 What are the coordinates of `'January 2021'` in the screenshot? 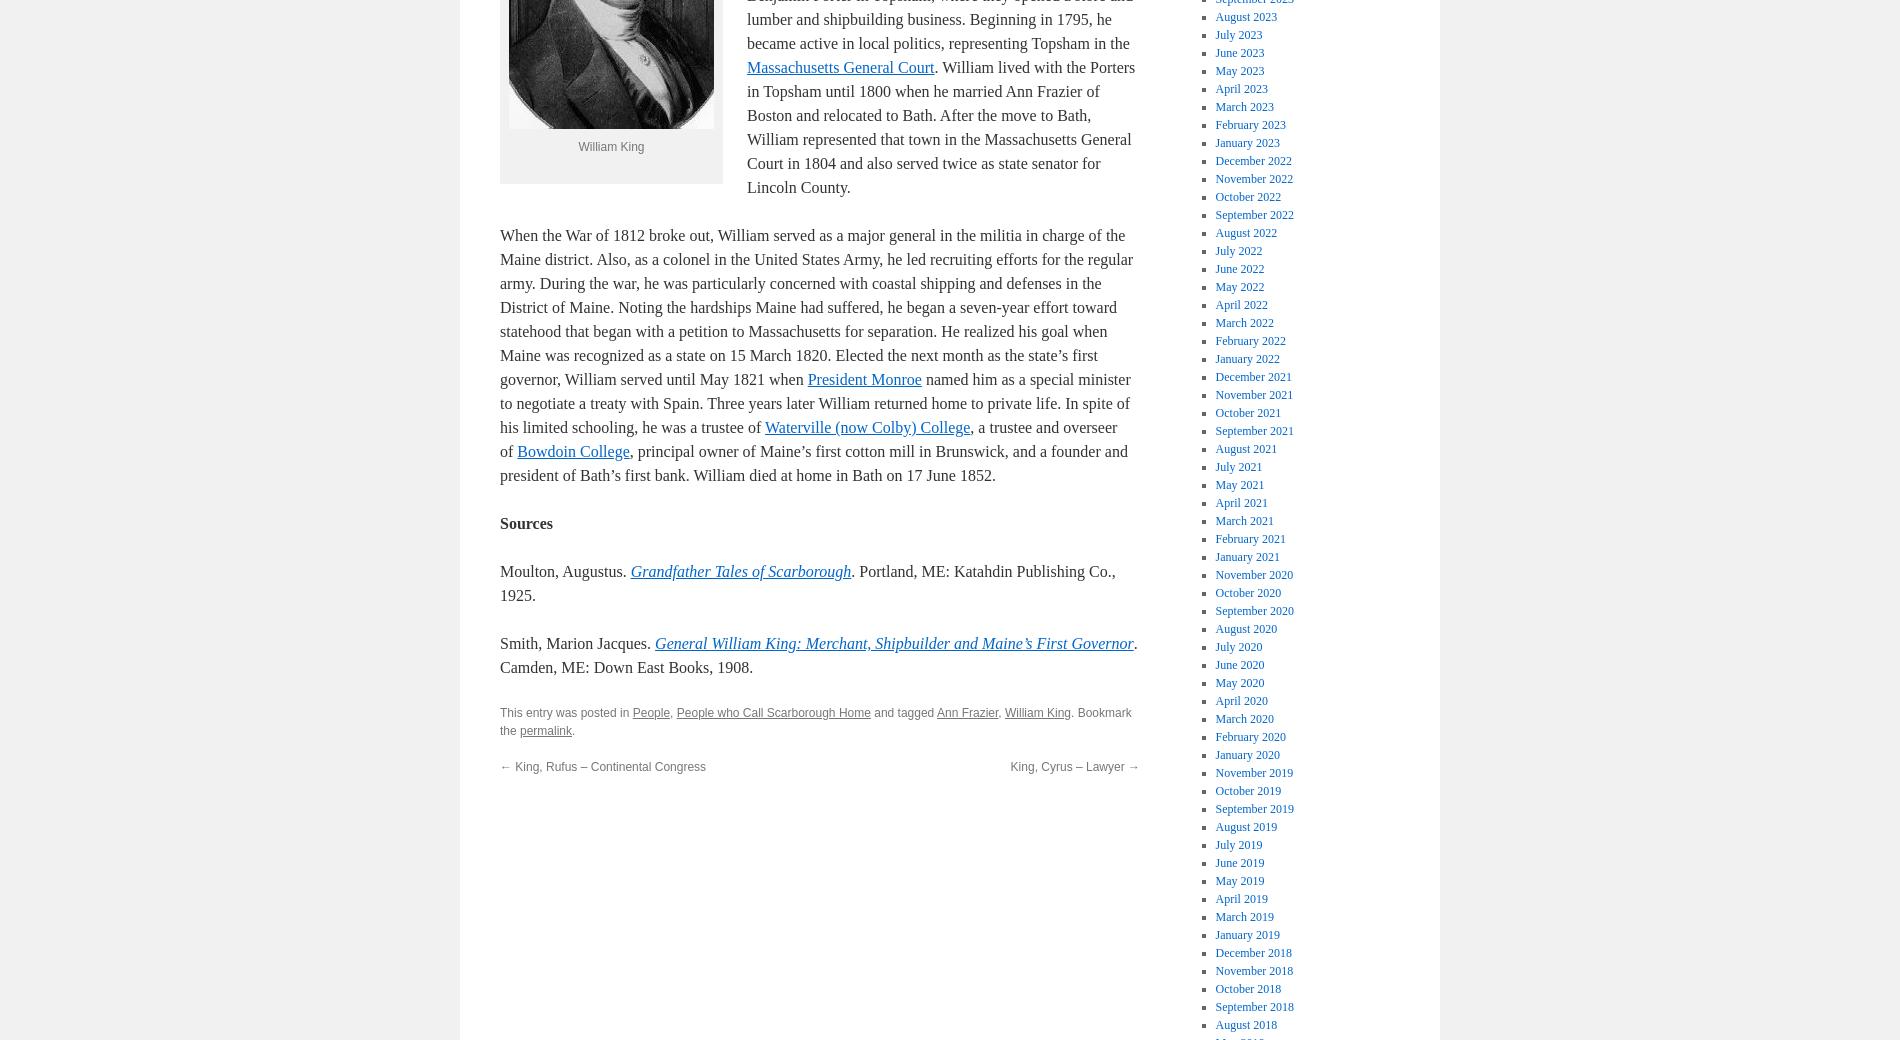 It's located at (1214, 556).